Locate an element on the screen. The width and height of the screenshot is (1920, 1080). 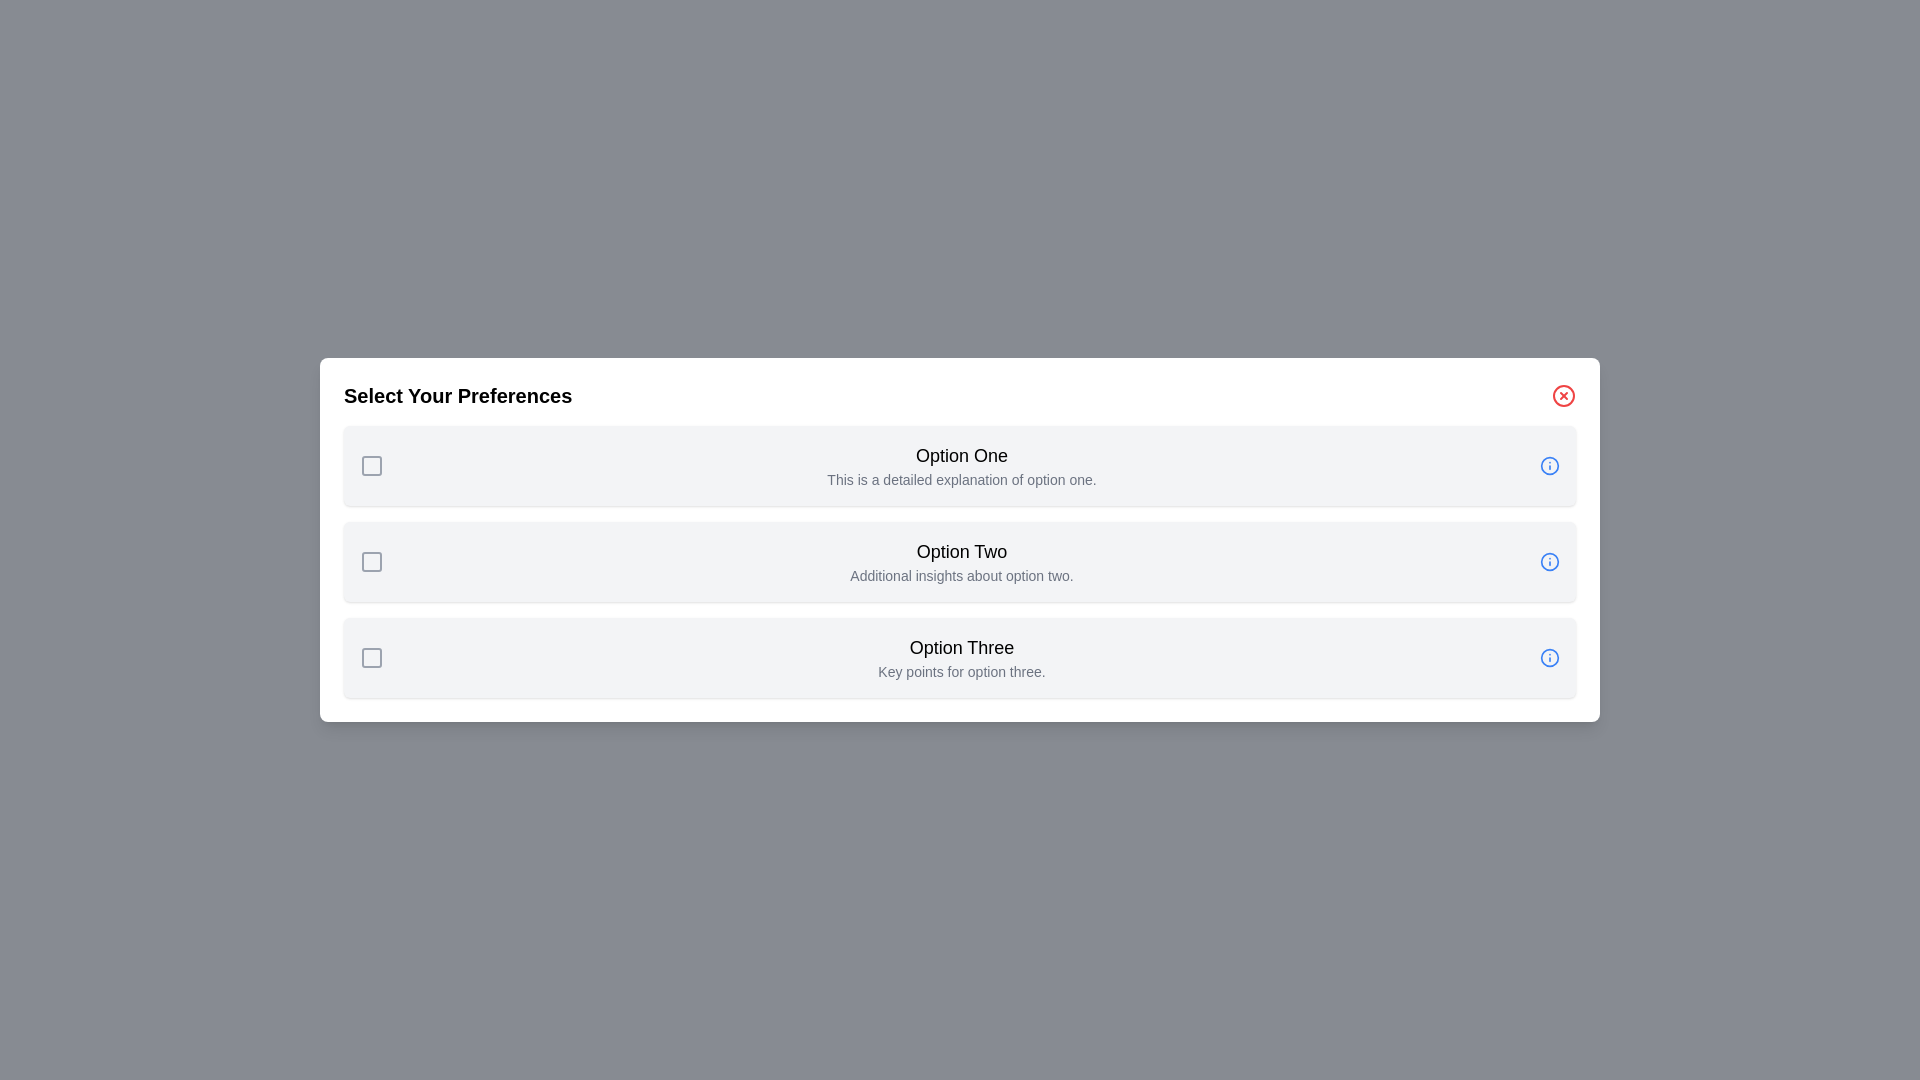
the Checkbox Icon associated with 'Option Two' is located at coordinates (372, 562).